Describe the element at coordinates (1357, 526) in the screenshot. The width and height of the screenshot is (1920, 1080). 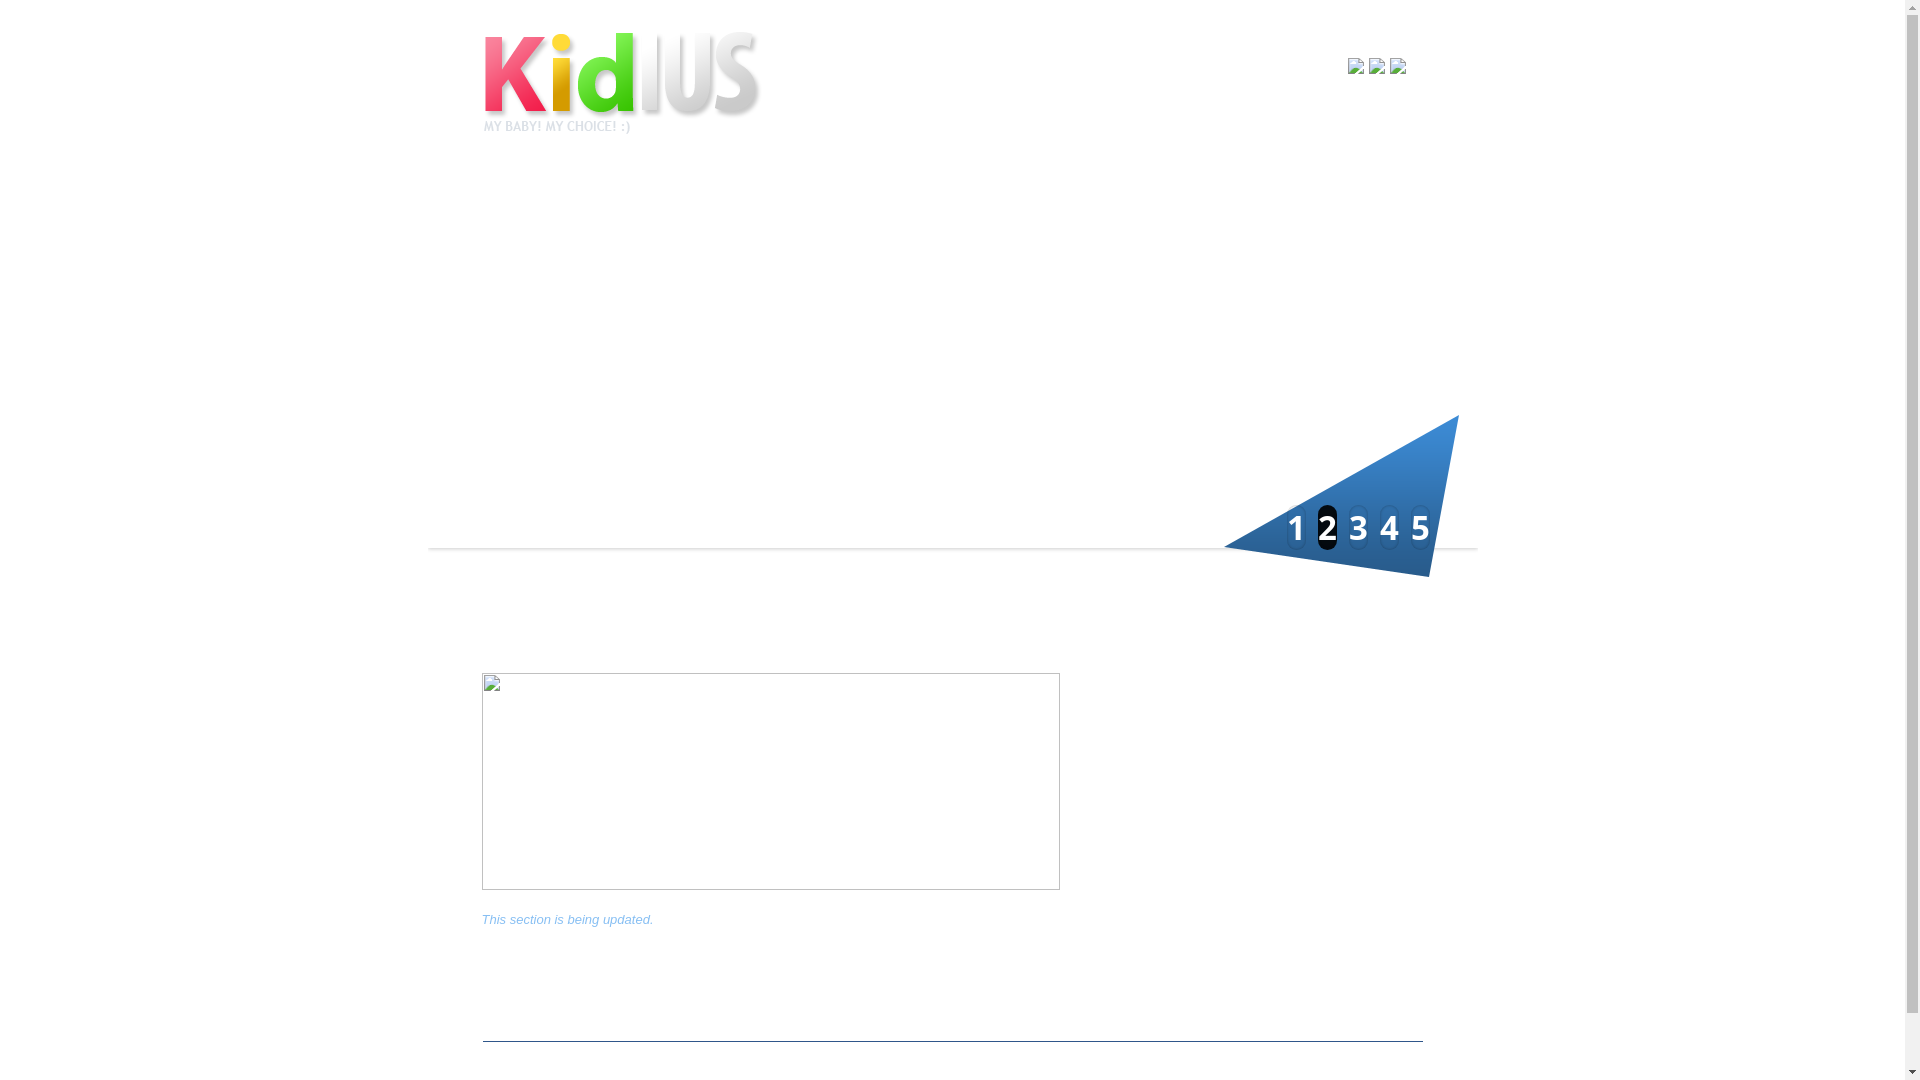
I see `'3'` at that location.